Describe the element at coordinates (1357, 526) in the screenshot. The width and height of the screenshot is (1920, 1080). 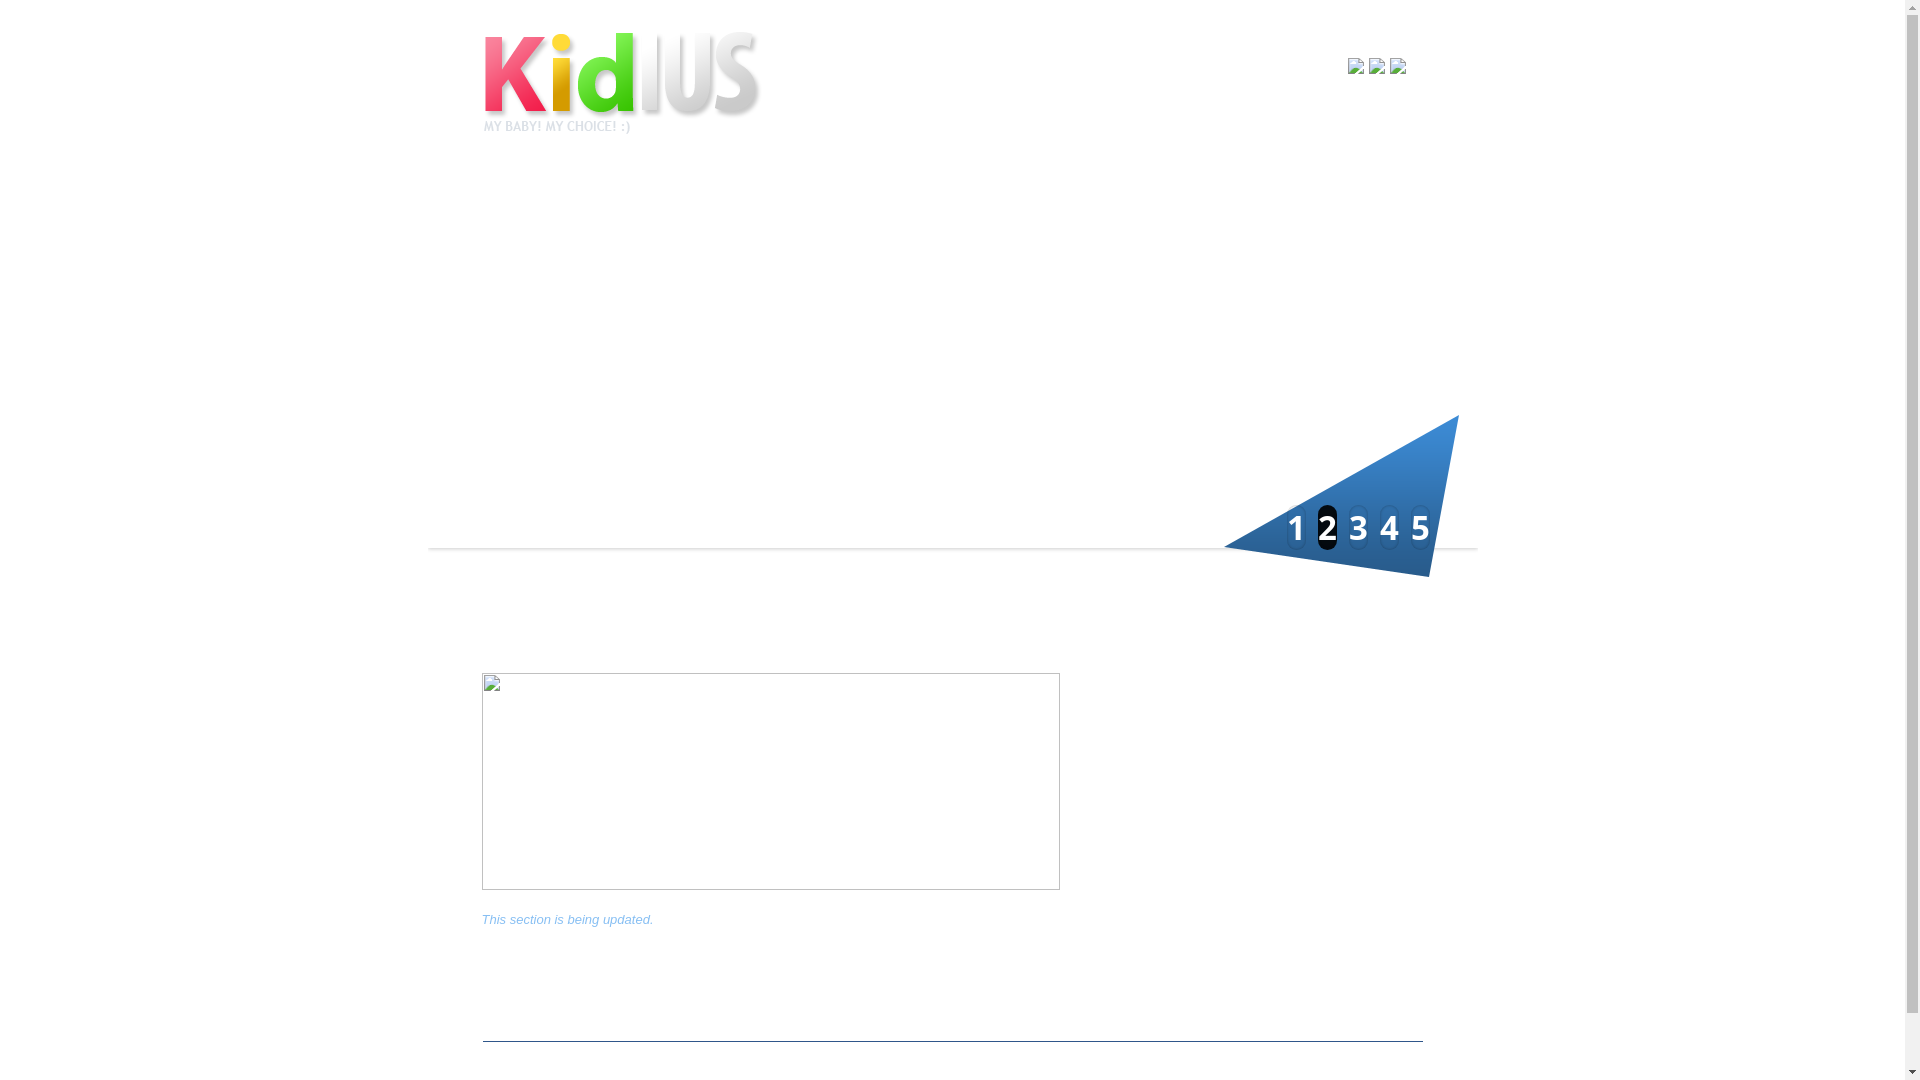
I see `'3'` at that location.